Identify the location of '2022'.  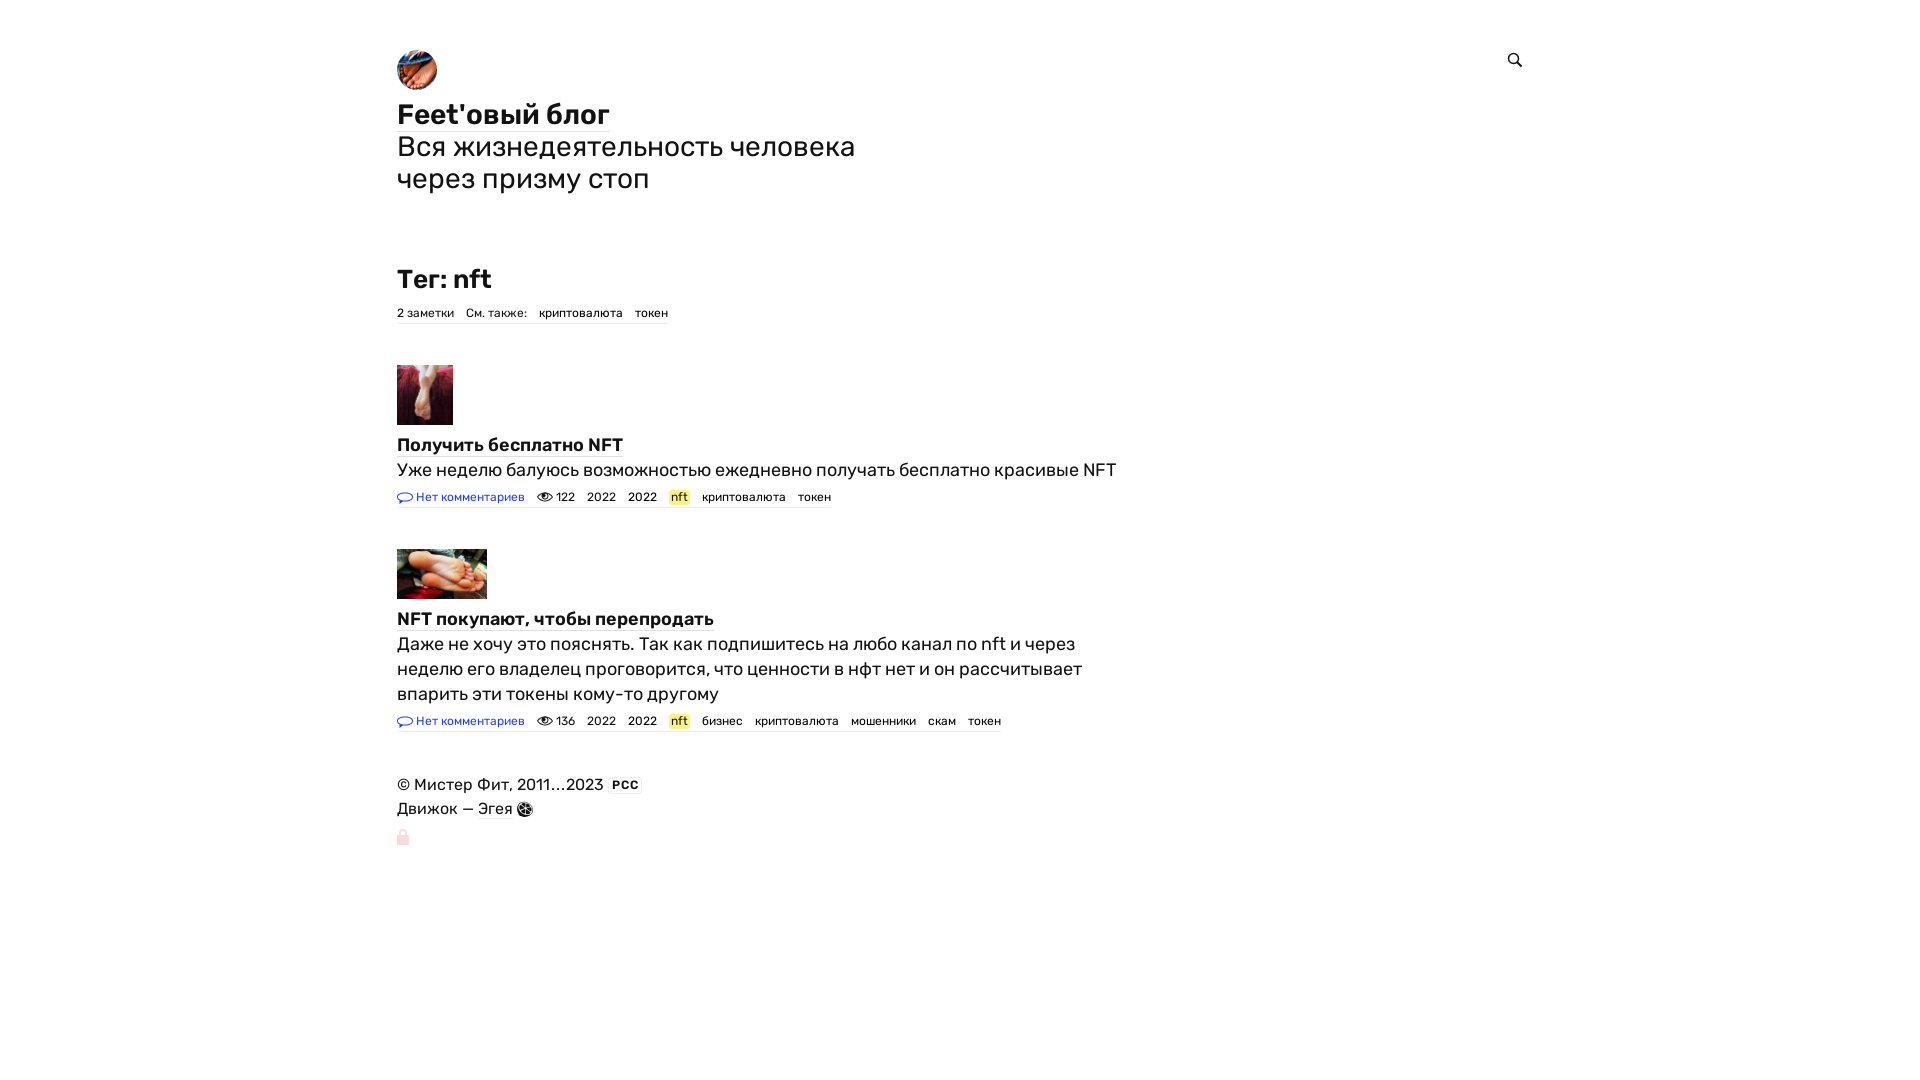
(642, 496).